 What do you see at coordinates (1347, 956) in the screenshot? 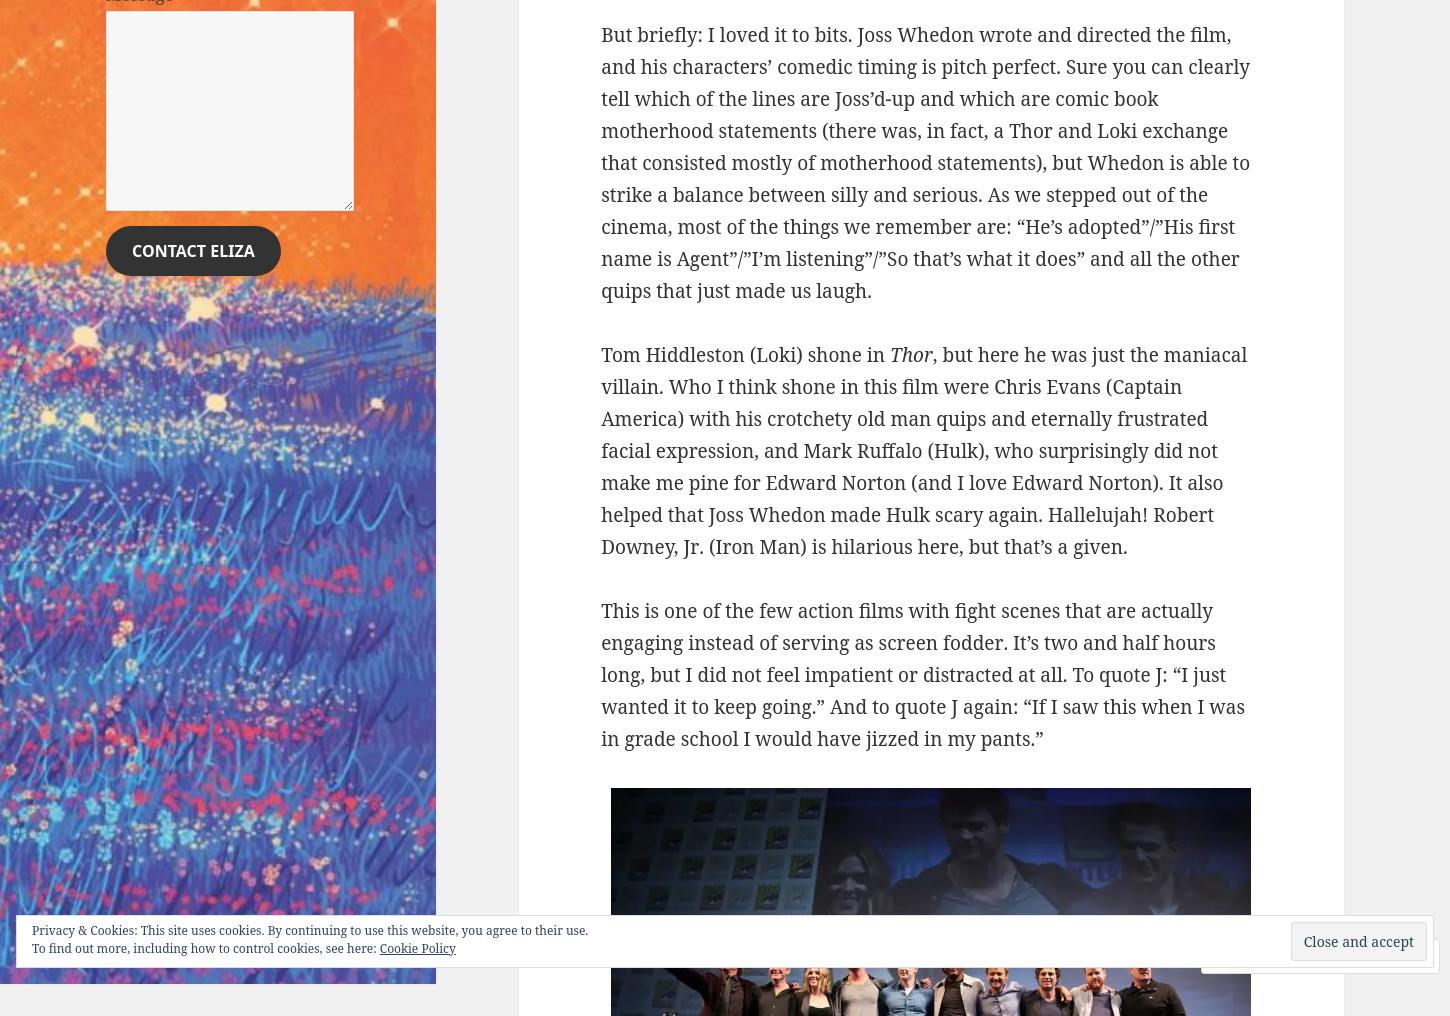
I see `'Follow'` at bounding box center [1347, 956].